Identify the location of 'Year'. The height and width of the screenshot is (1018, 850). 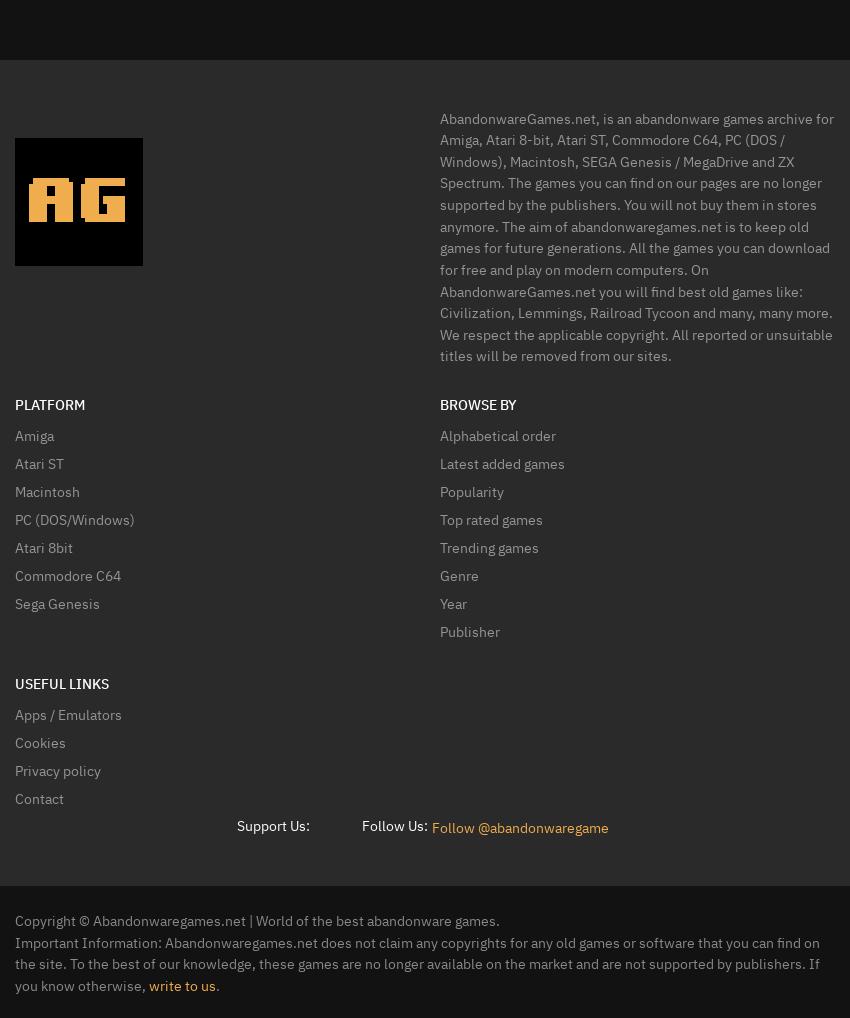
(452, 602).